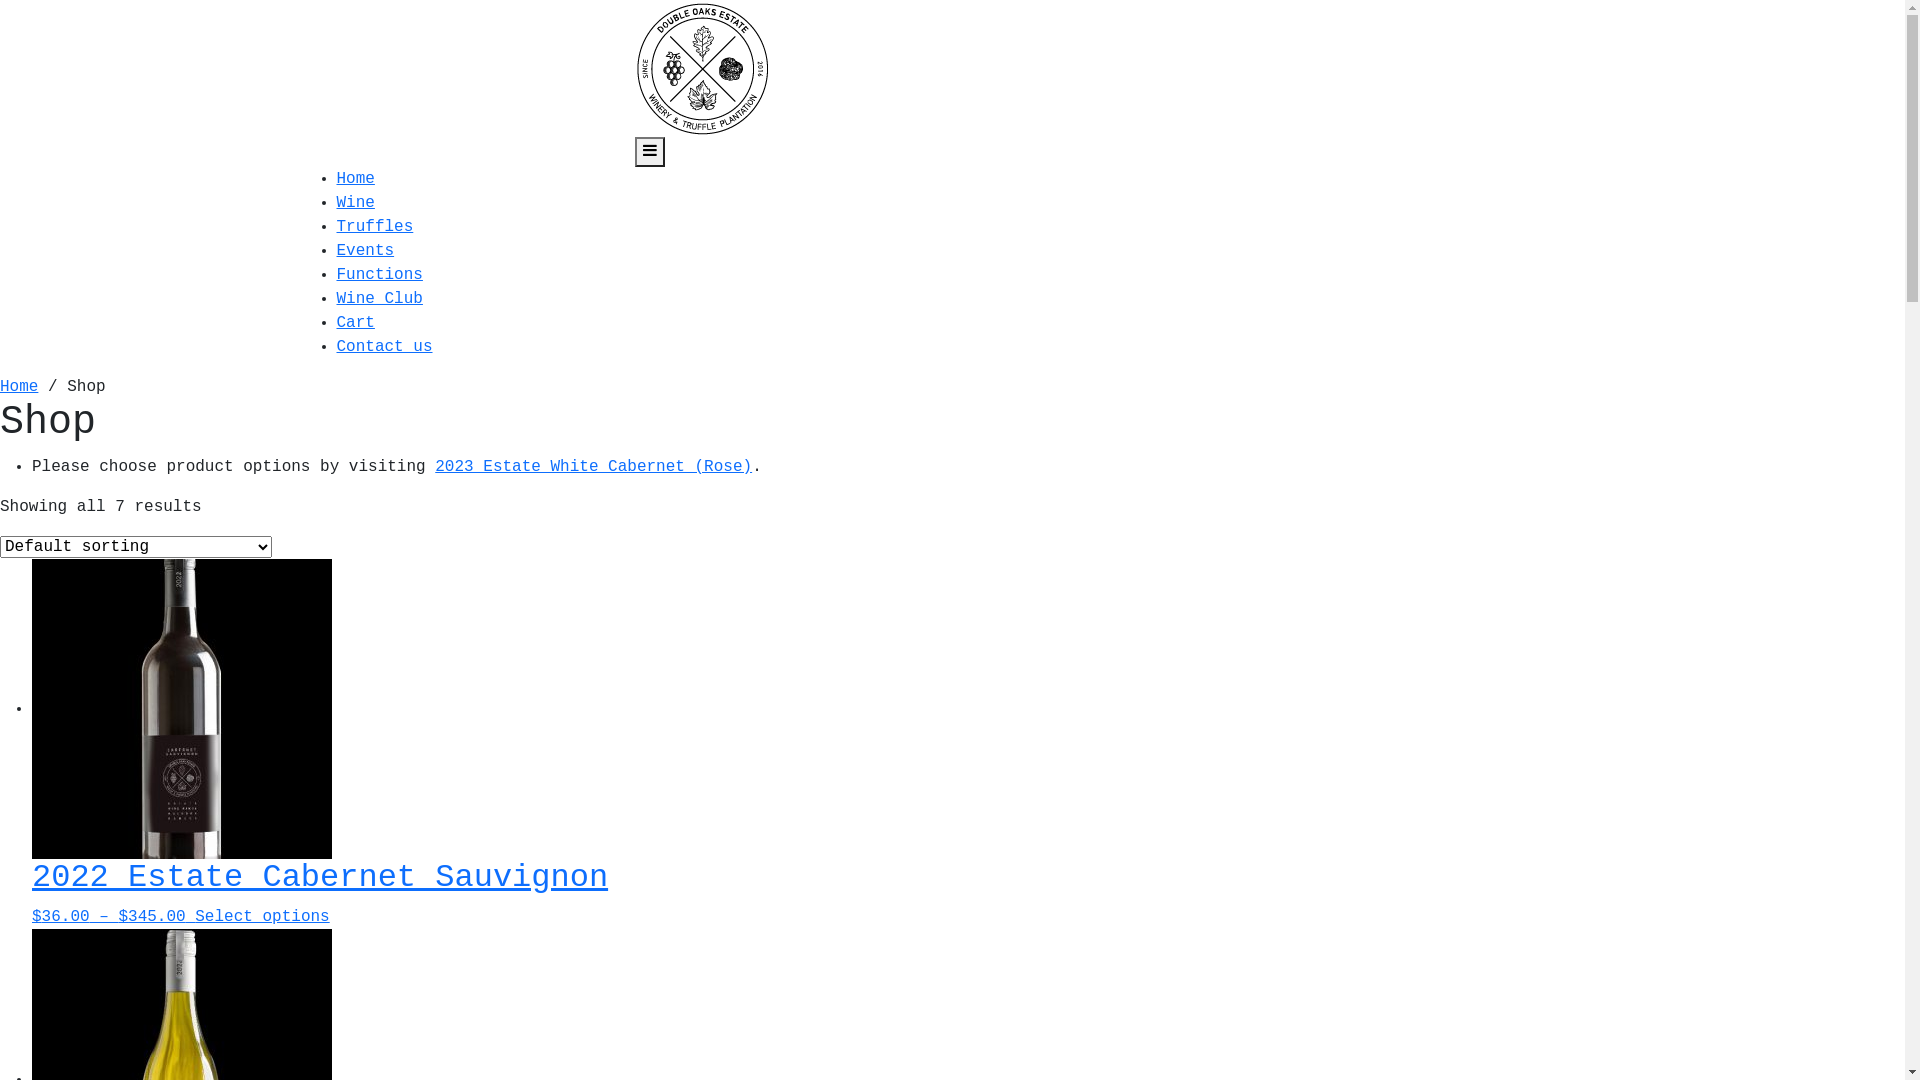  I want to click on 'Wine Club', so click(336, 299).